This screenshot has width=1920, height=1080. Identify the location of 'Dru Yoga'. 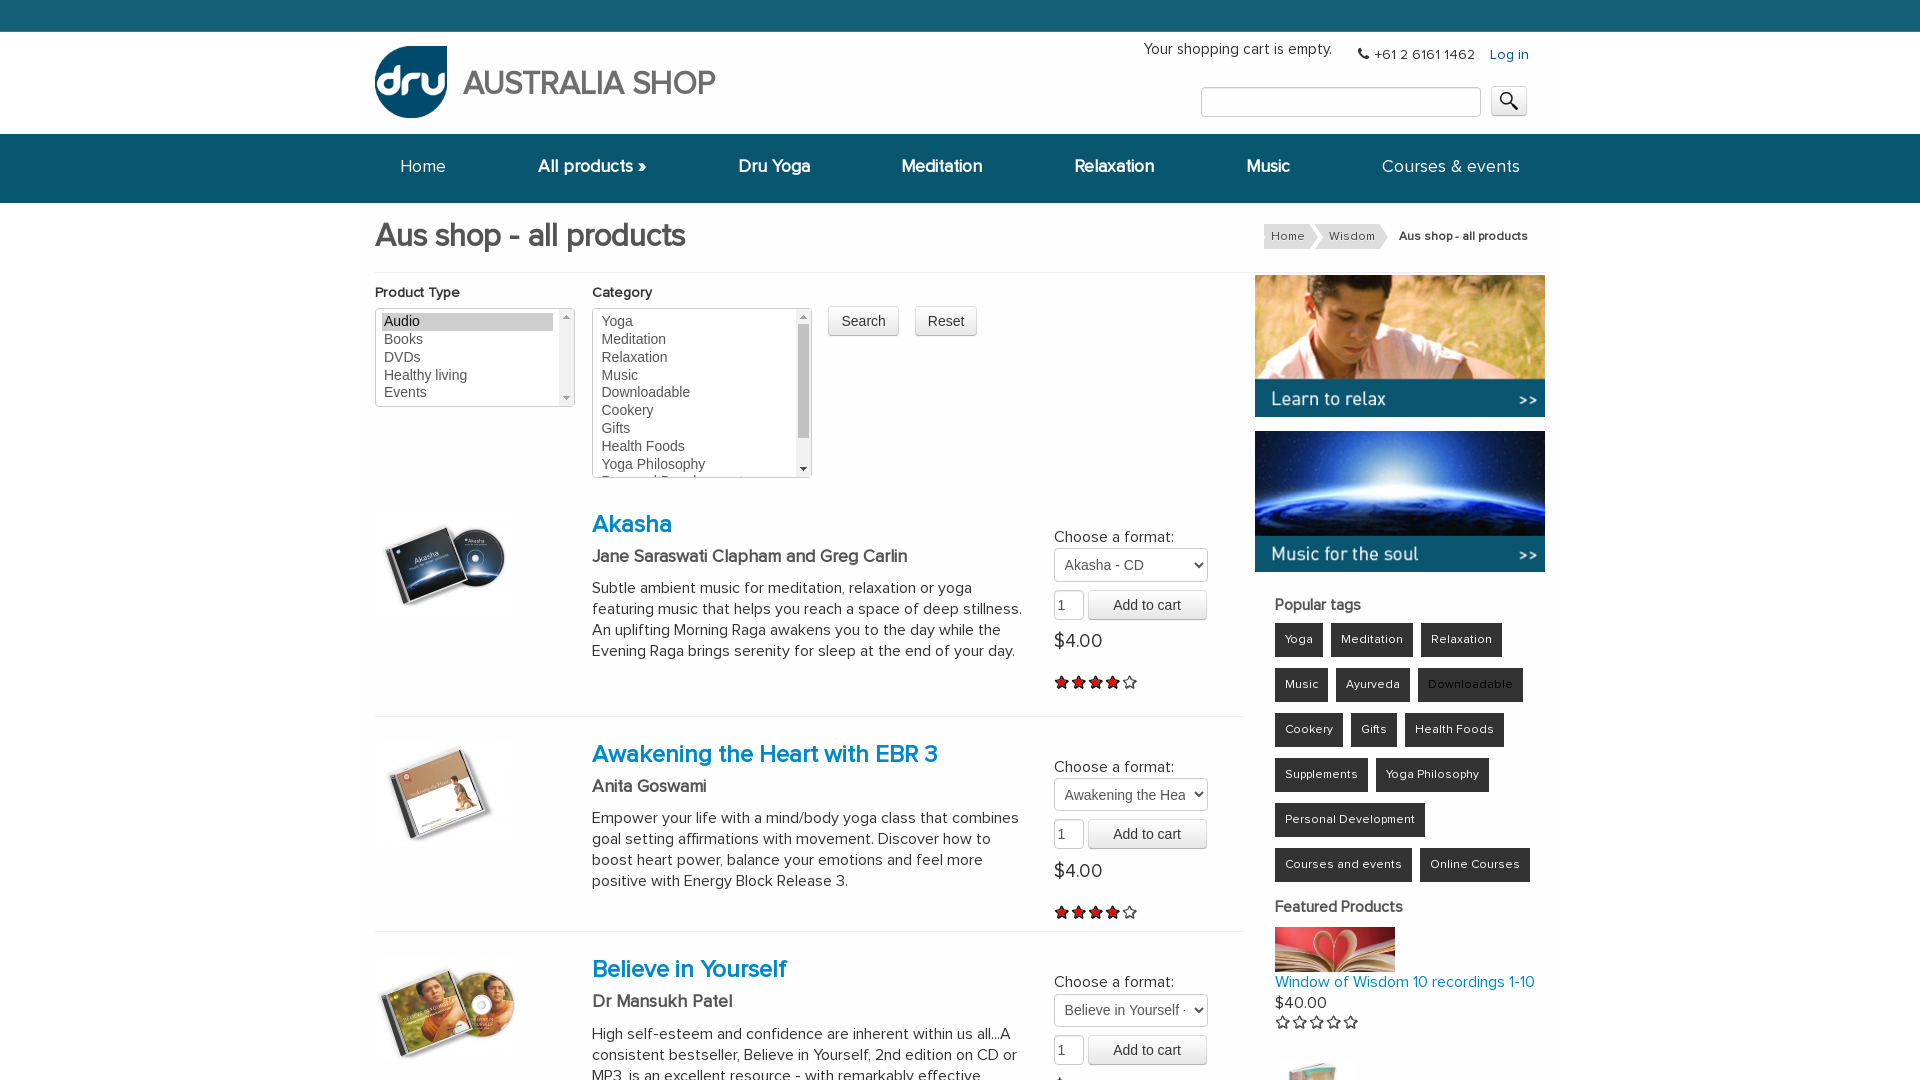
(772, 163).